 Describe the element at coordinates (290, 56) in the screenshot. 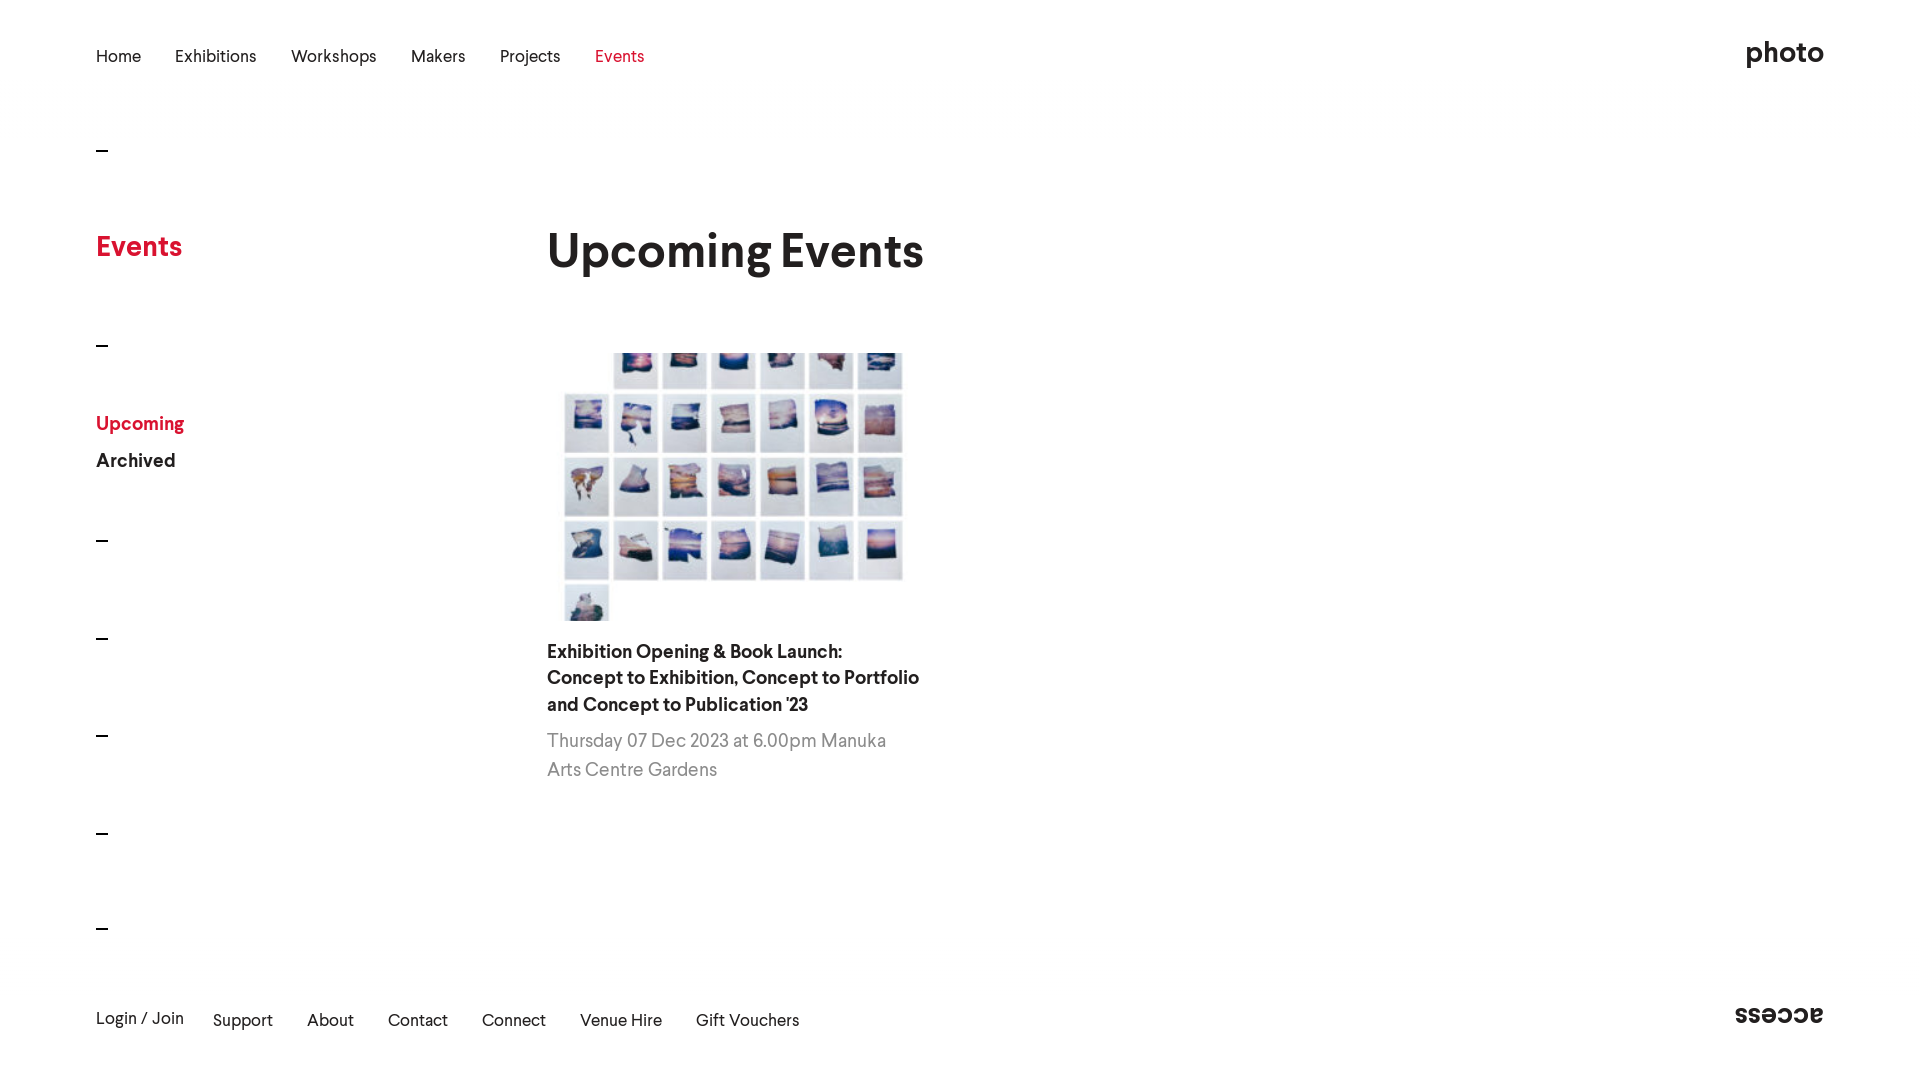

I see `'Workshops'` at that location.